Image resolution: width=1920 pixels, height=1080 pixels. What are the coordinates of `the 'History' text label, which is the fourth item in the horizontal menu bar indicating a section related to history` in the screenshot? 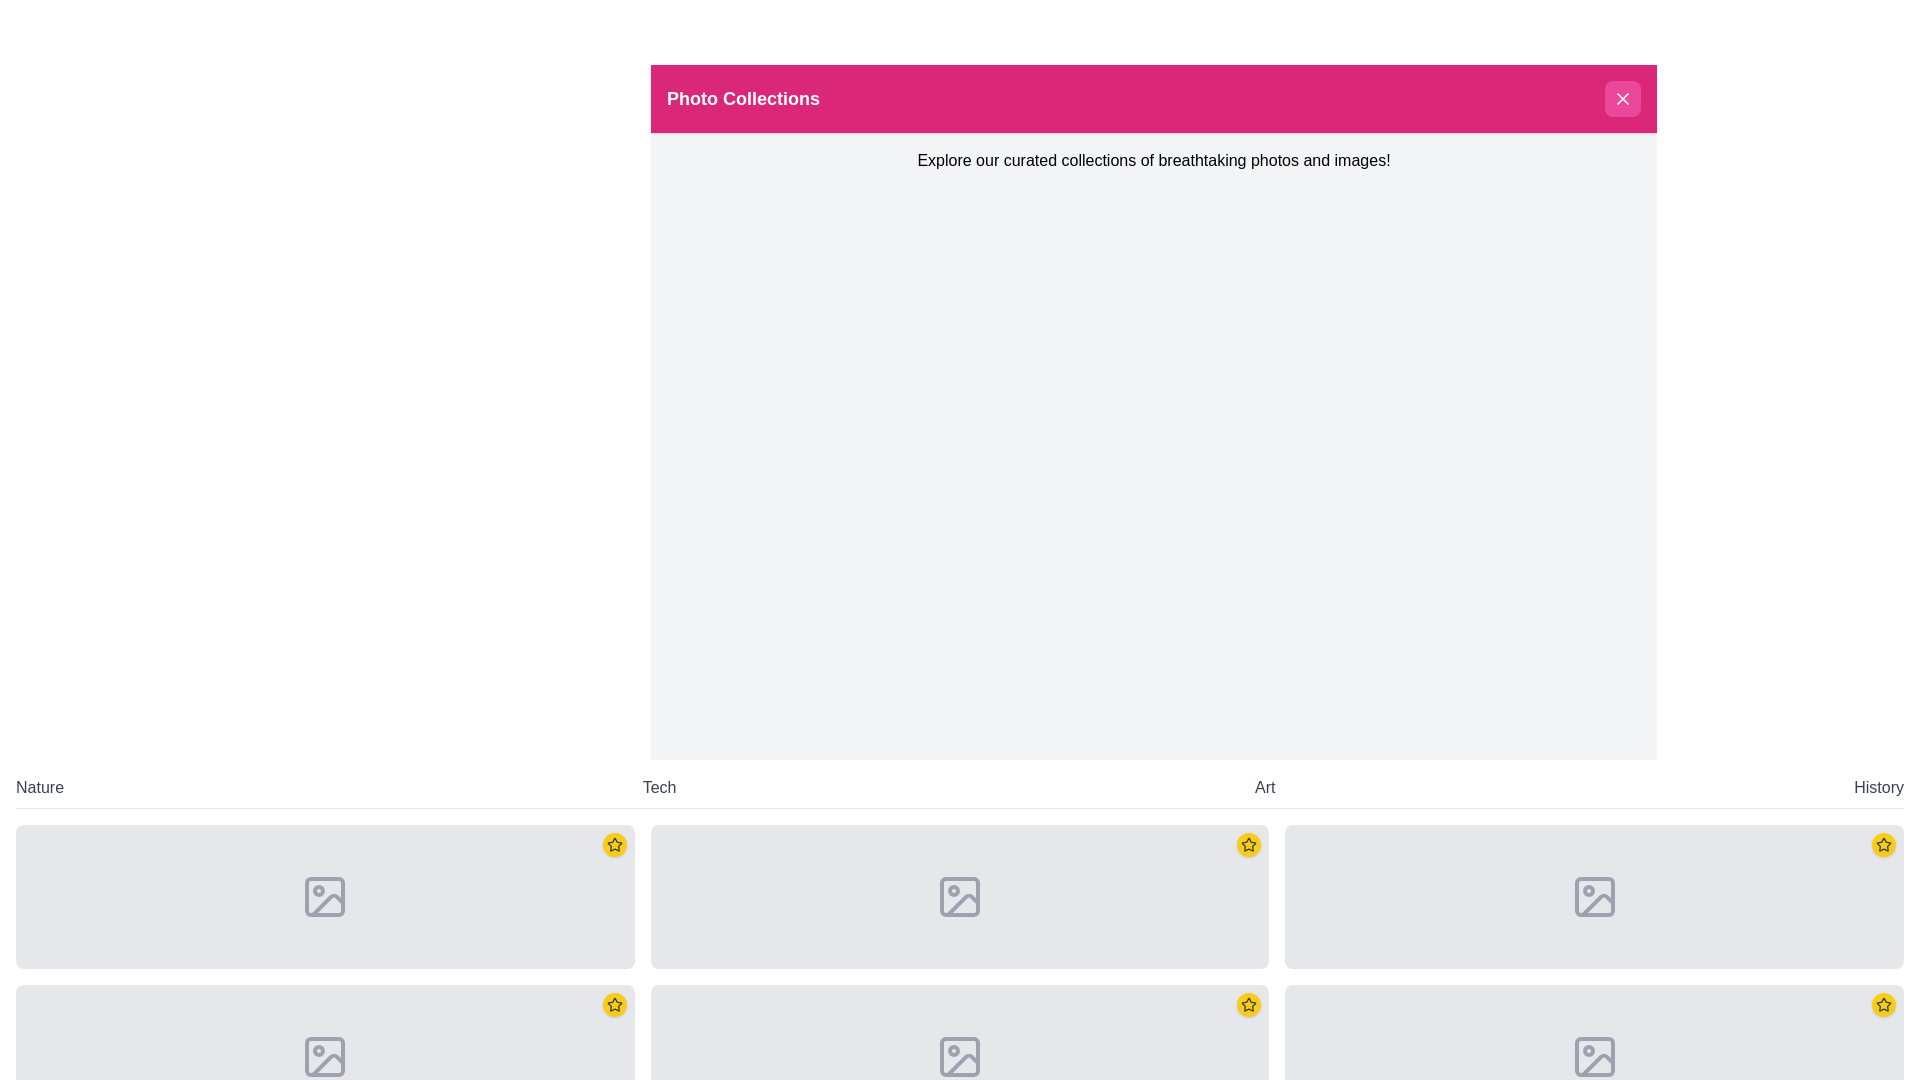 It's located at (1878, 786).